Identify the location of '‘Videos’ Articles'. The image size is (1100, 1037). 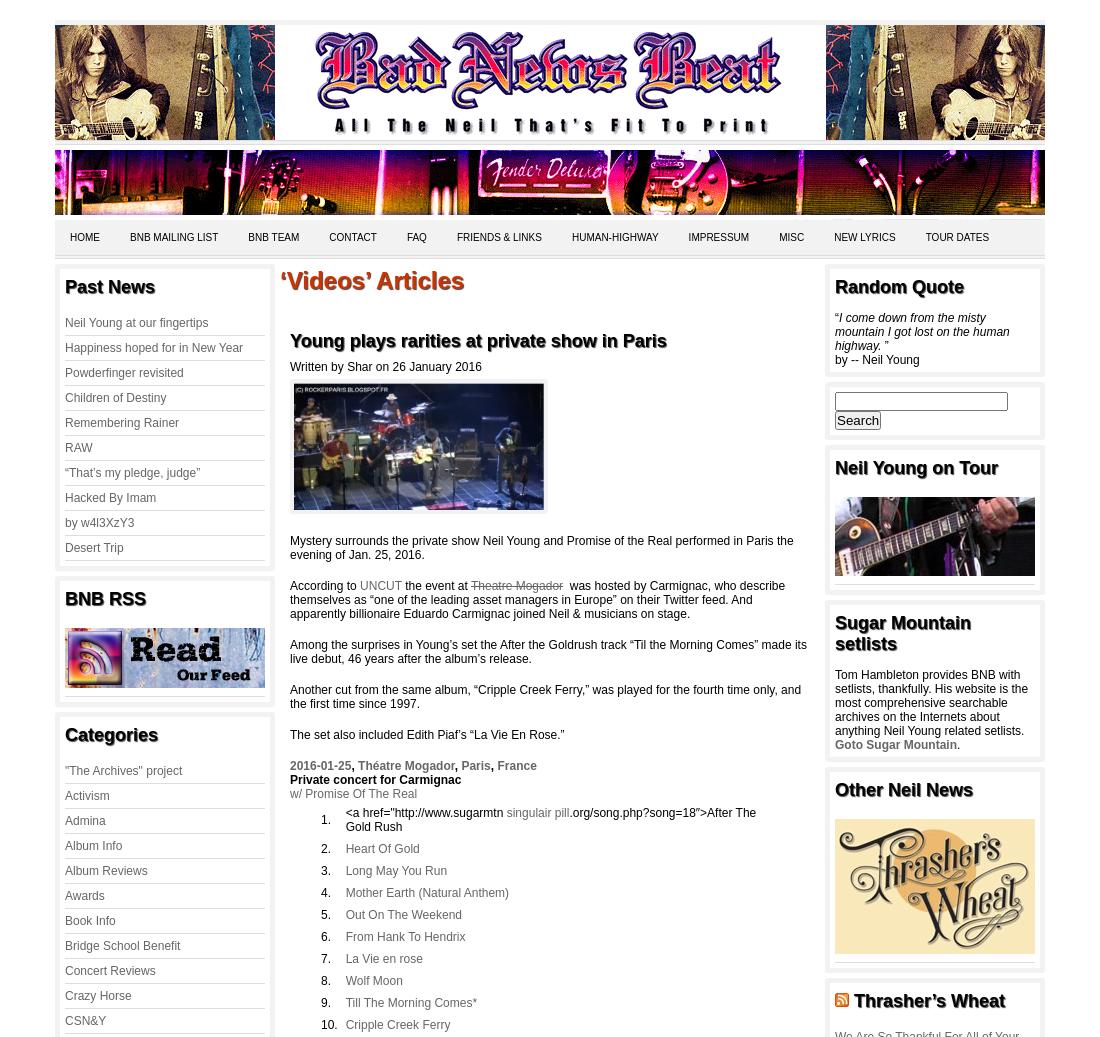
(372, 279).